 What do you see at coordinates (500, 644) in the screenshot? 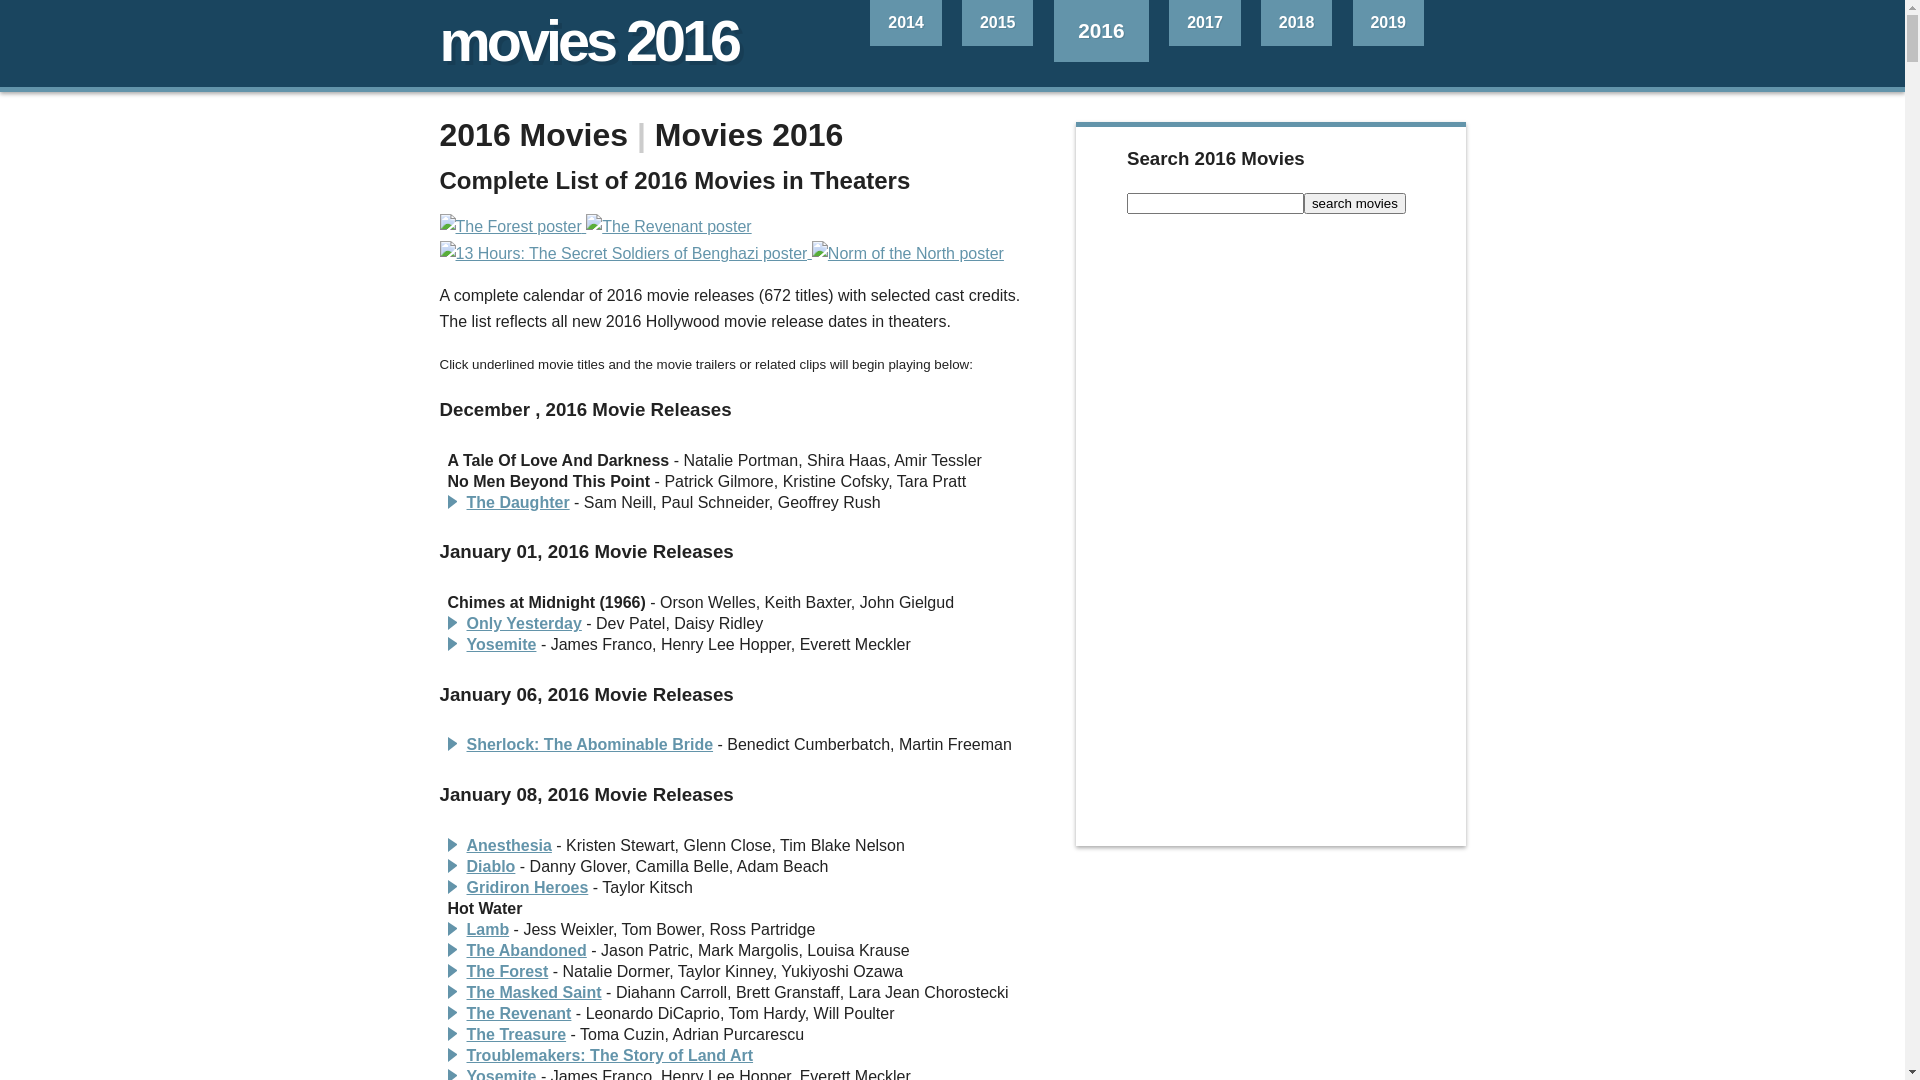
I see `'Yosemite'` at bounding box center [500, 644].